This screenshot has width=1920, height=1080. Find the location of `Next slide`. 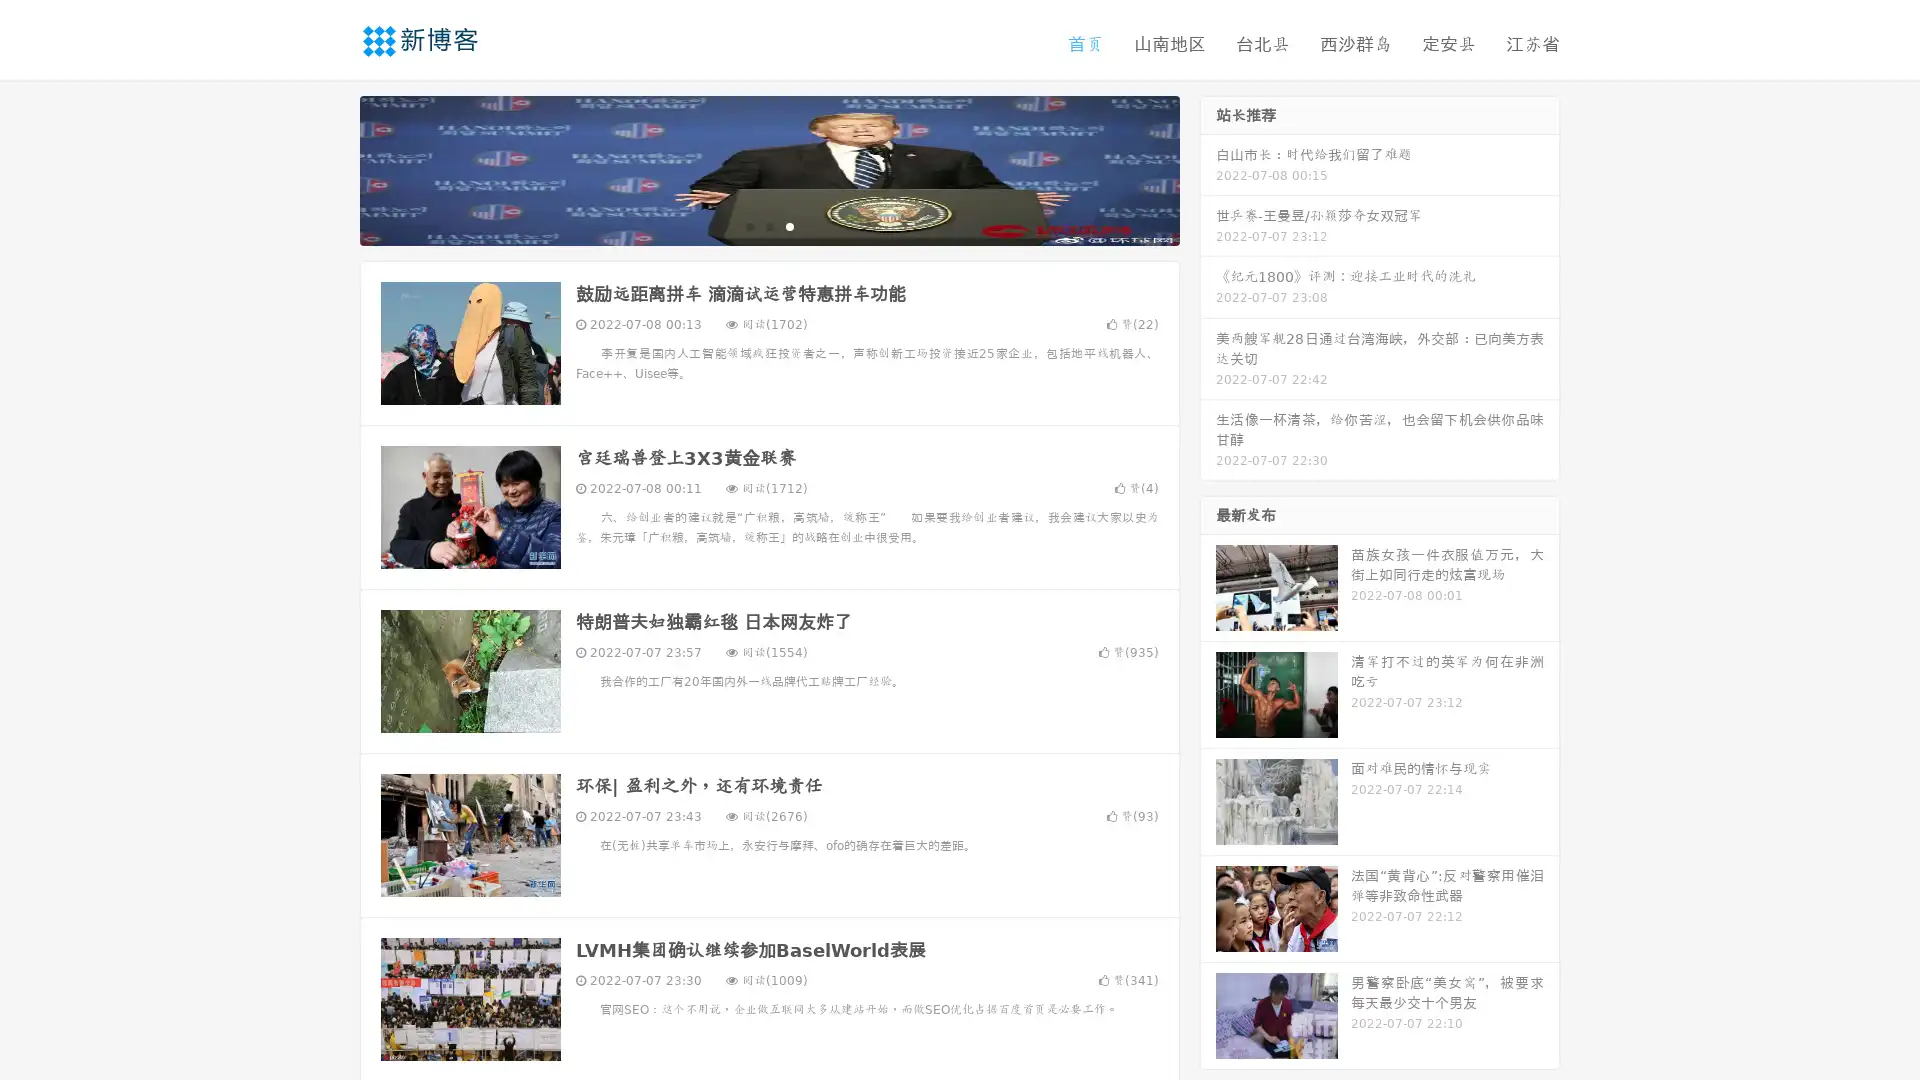

Next slide is located at coordinates (1208, 168).